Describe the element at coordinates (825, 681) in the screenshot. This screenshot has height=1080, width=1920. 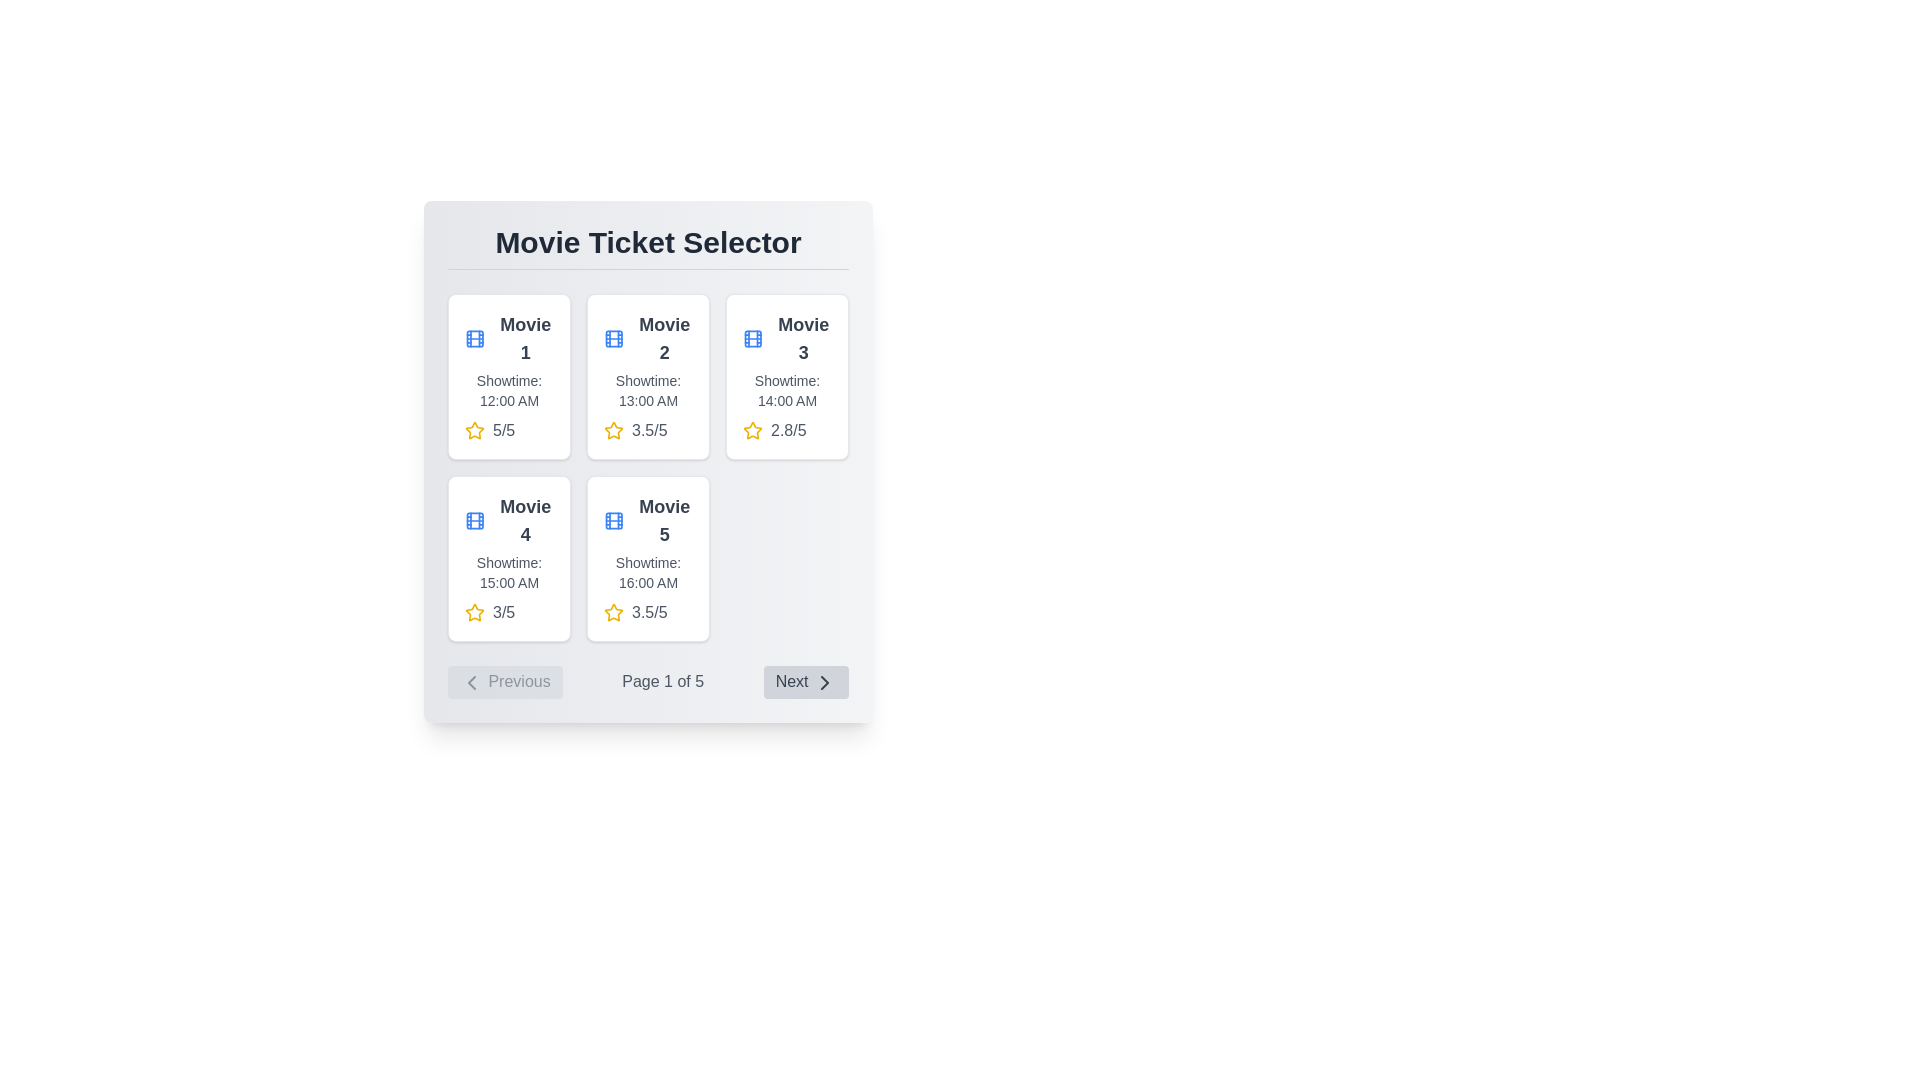
I see `the right-pointing chevron icon within the 'Next' navigation button located in the bottom-right area of the visible main panel` at that location.